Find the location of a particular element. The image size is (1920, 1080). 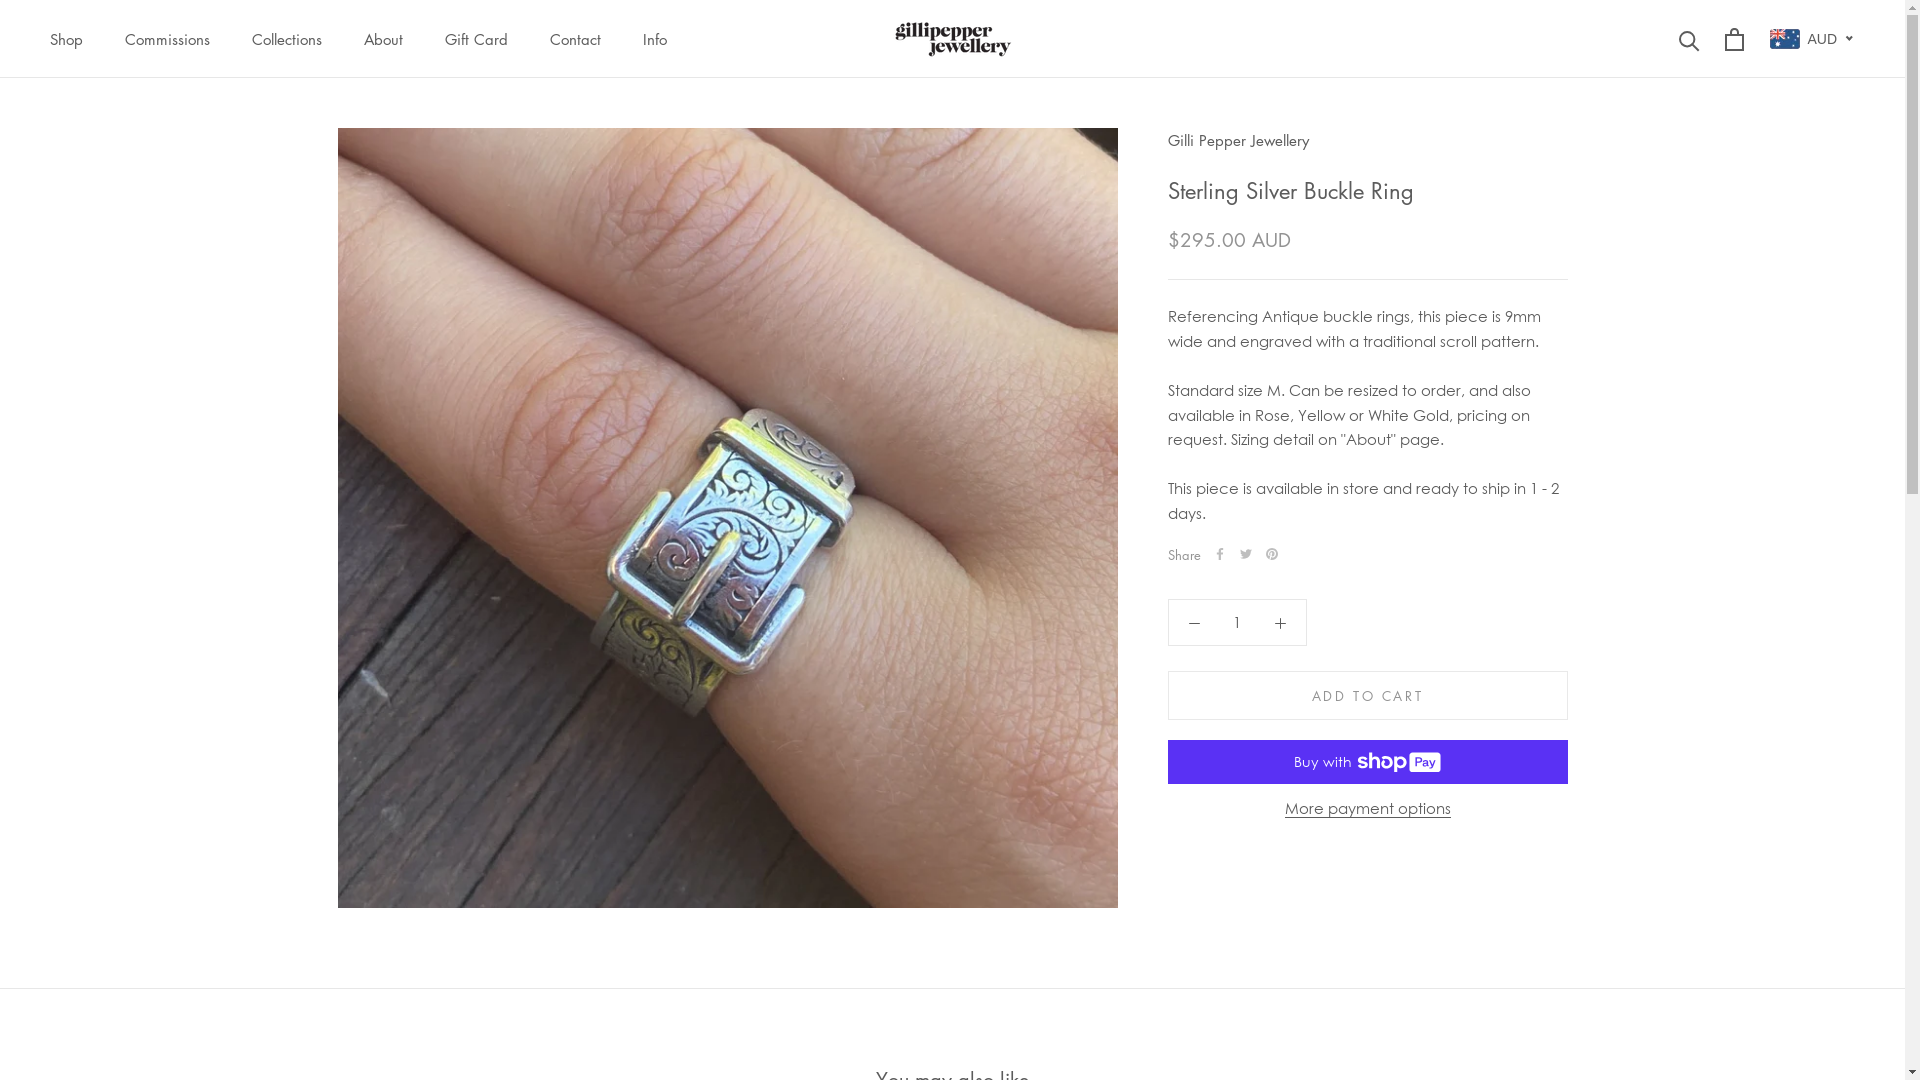

'Contact is located at coordinates (574, 38).